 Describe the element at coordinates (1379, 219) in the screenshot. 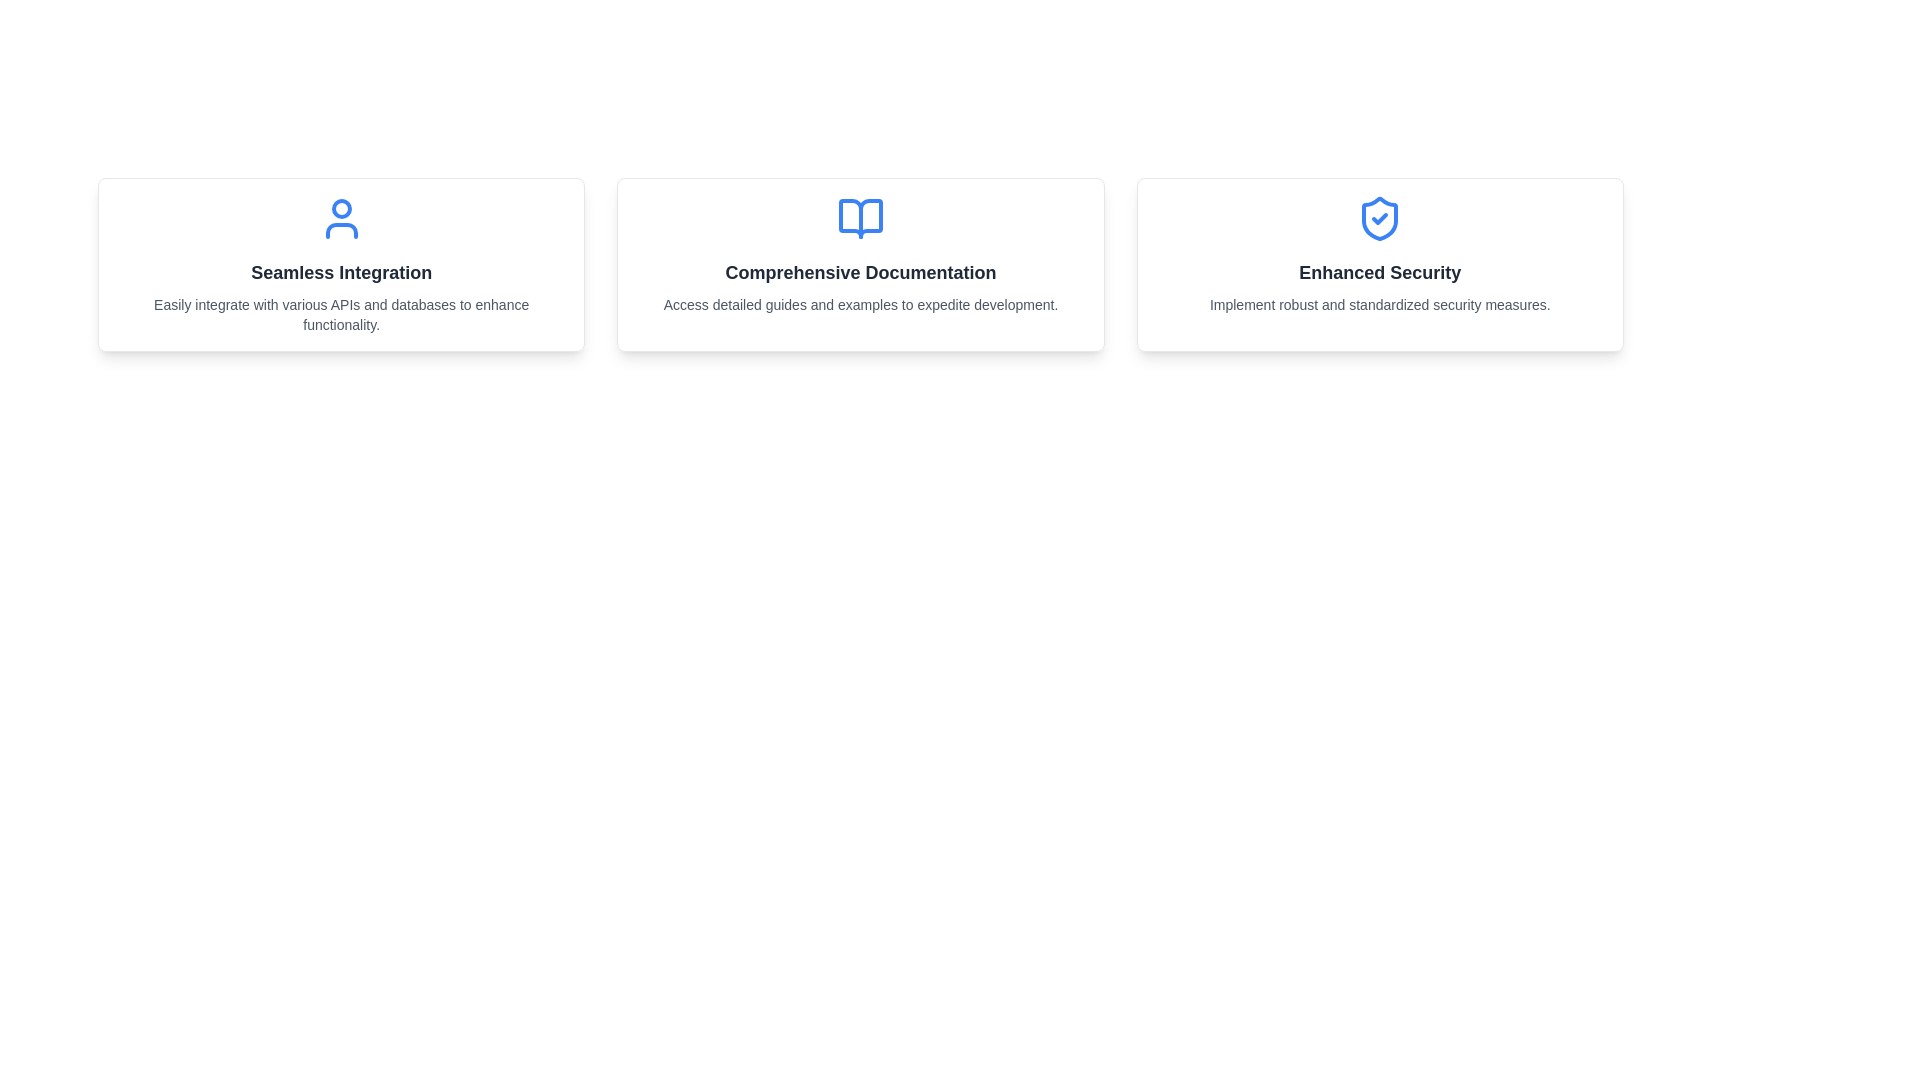

I see `the enhanced security icon located in the third information card on the right side of the interface` at that location.